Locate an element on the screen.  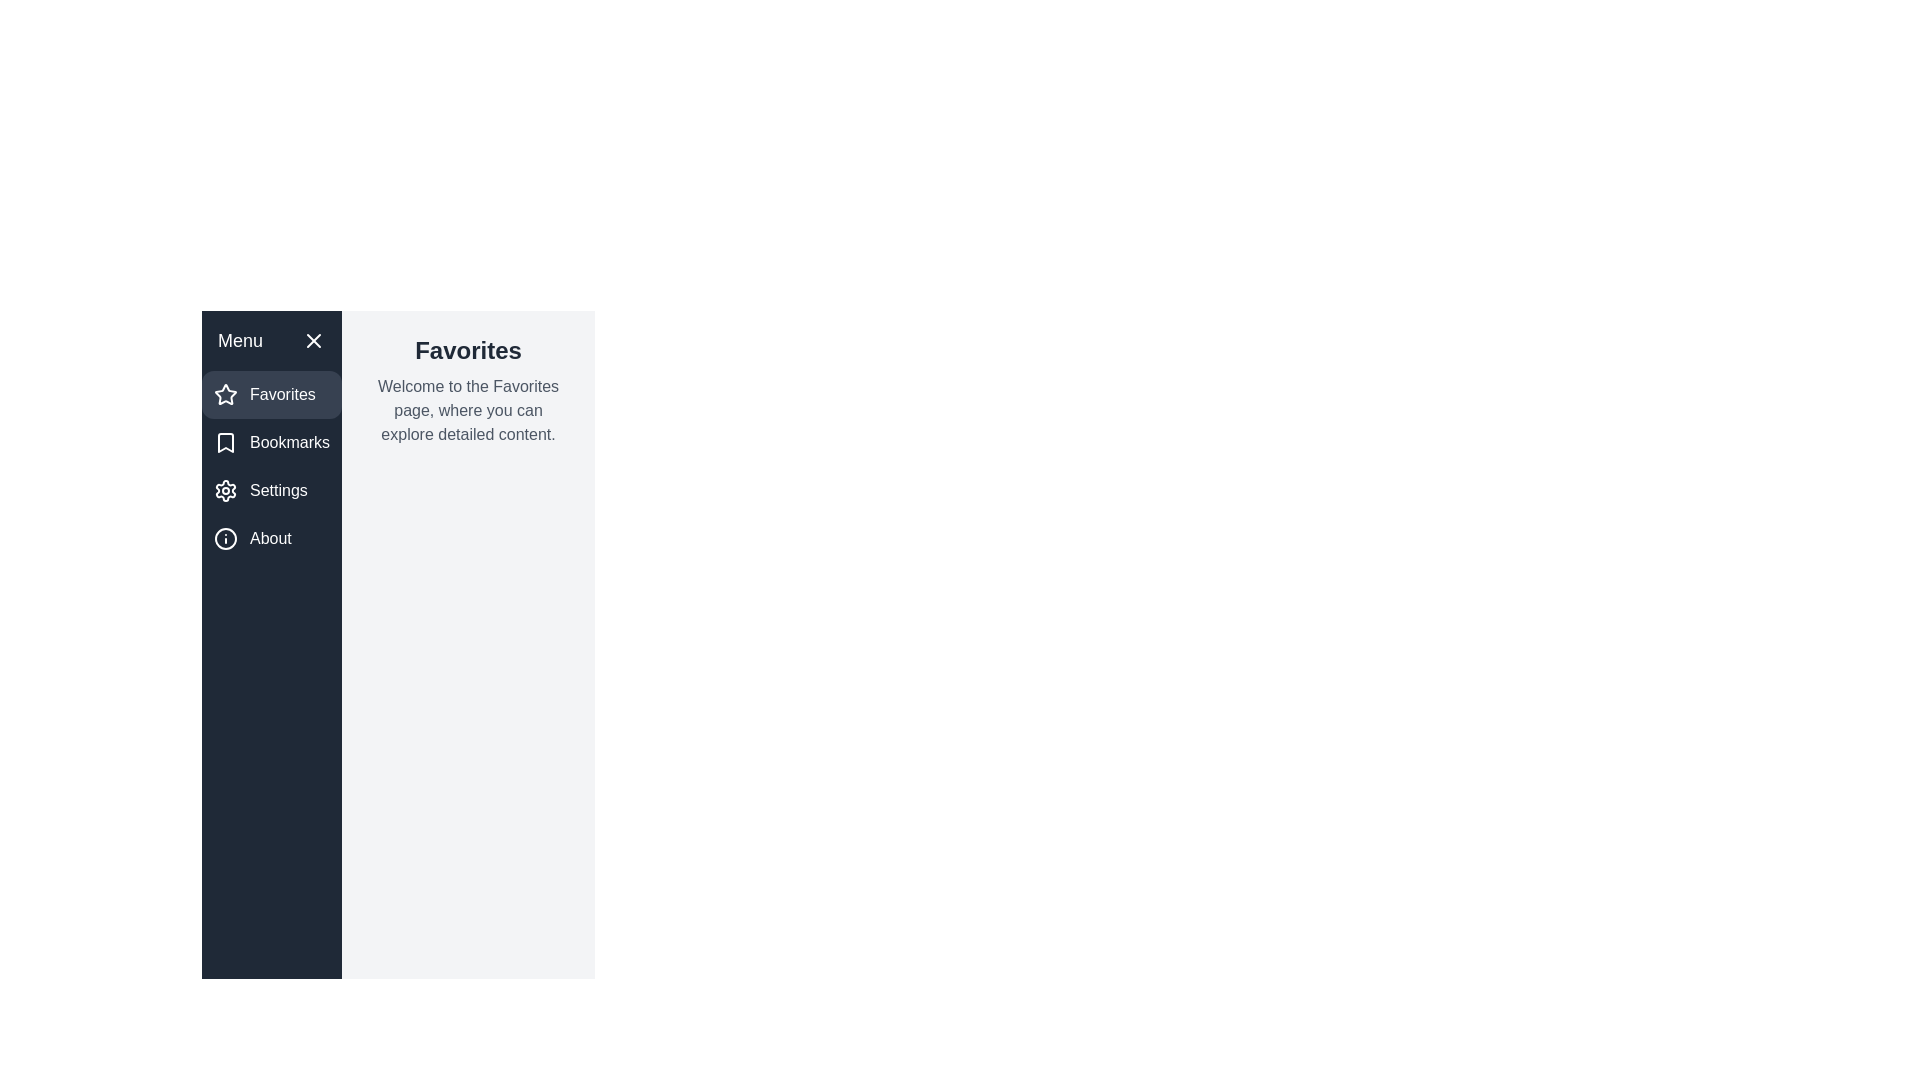
the vertical rectangular bookmark icon located in the navigation menu next to the 'Bookmarks' text is located at coordinates (225, 442).